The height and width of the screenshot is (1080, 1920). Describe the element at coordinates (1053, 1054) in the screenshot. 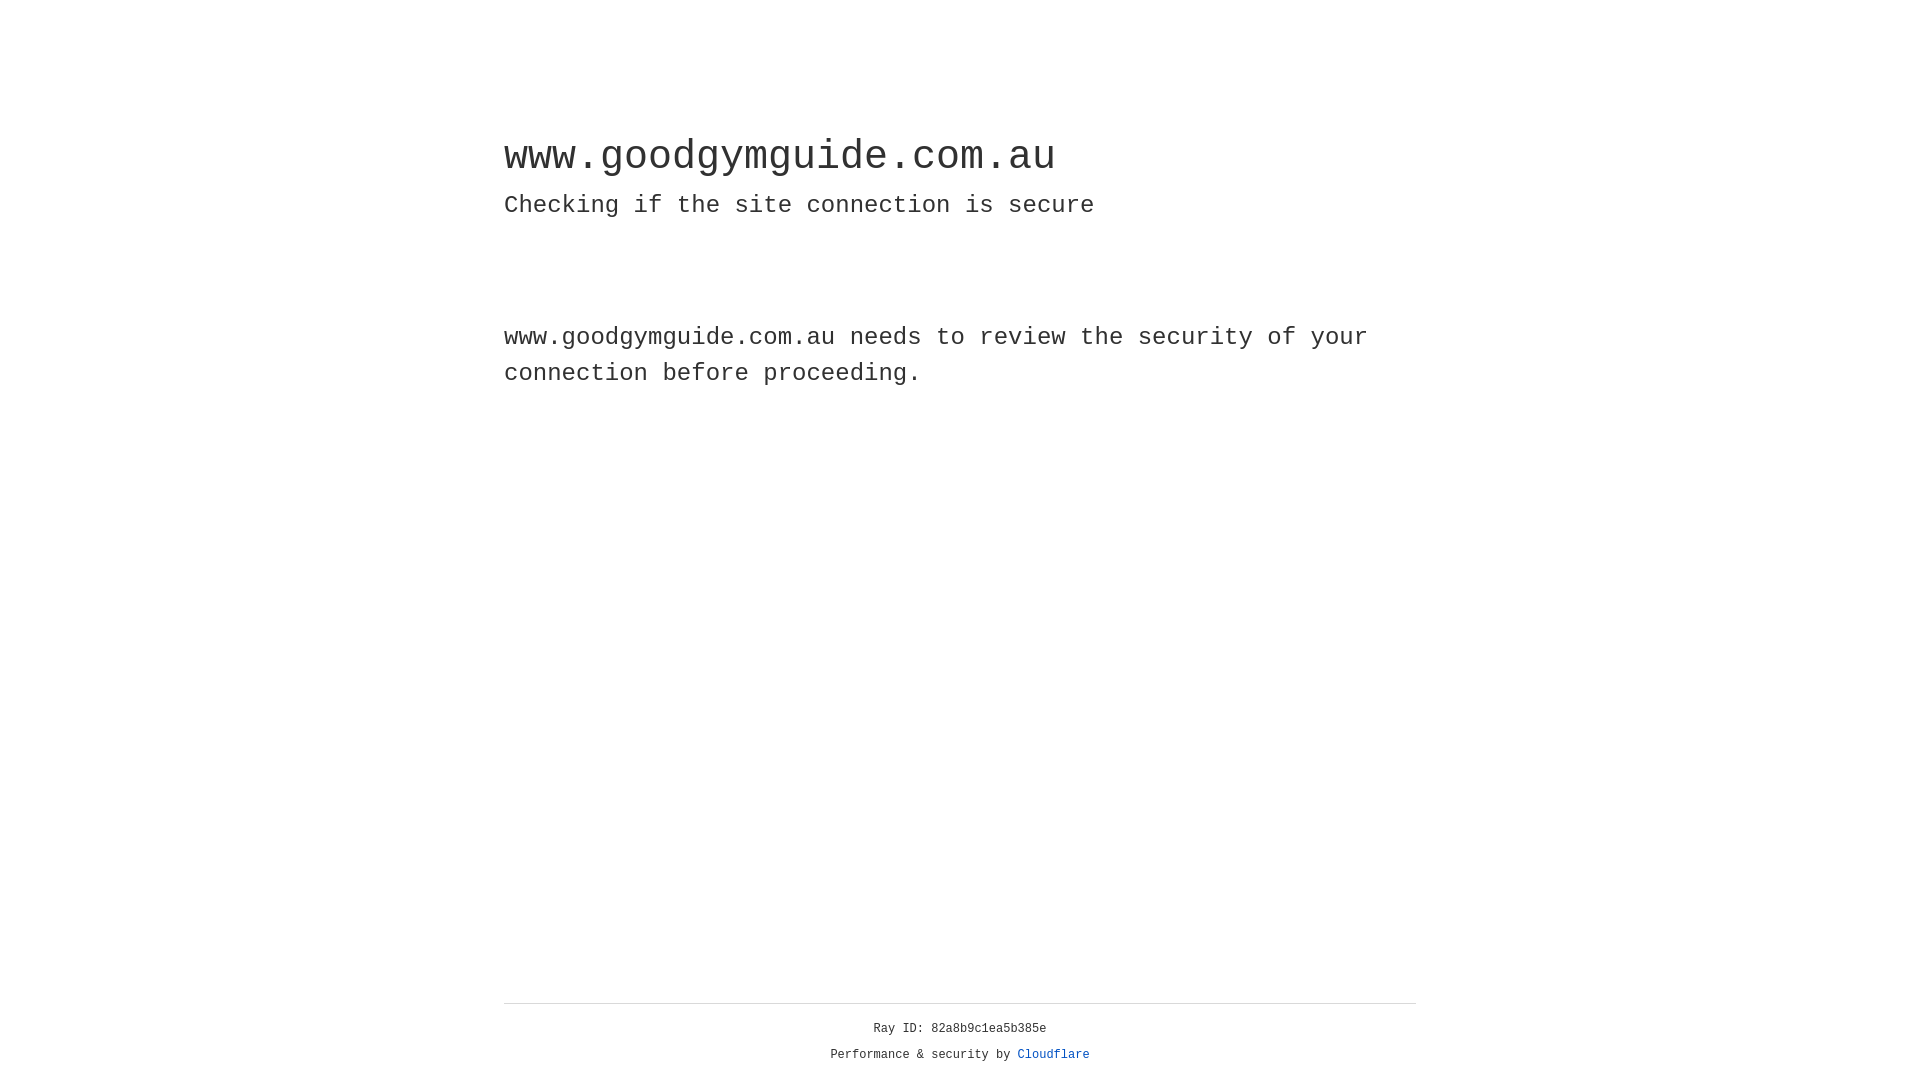

I see `'Cloudflare'` at that location.